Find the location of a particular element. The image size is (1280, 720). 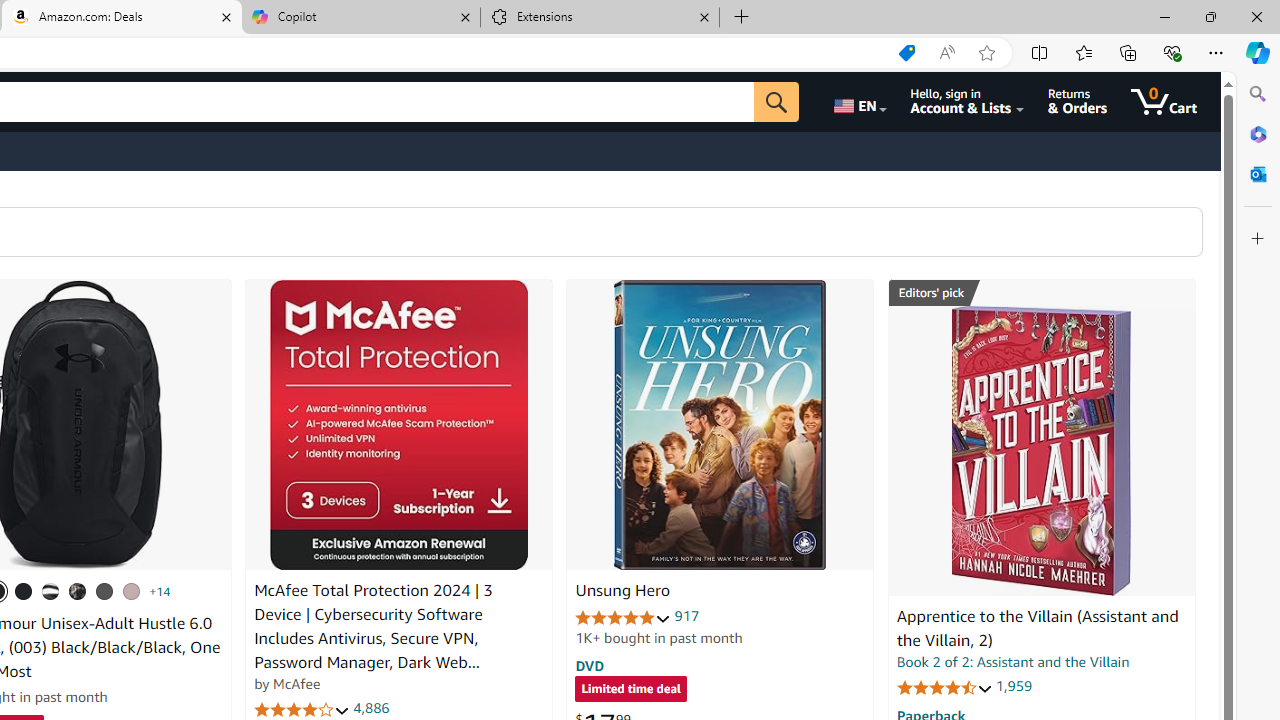

'(002) Black / Black / White' is located at coordinates (51, 590).